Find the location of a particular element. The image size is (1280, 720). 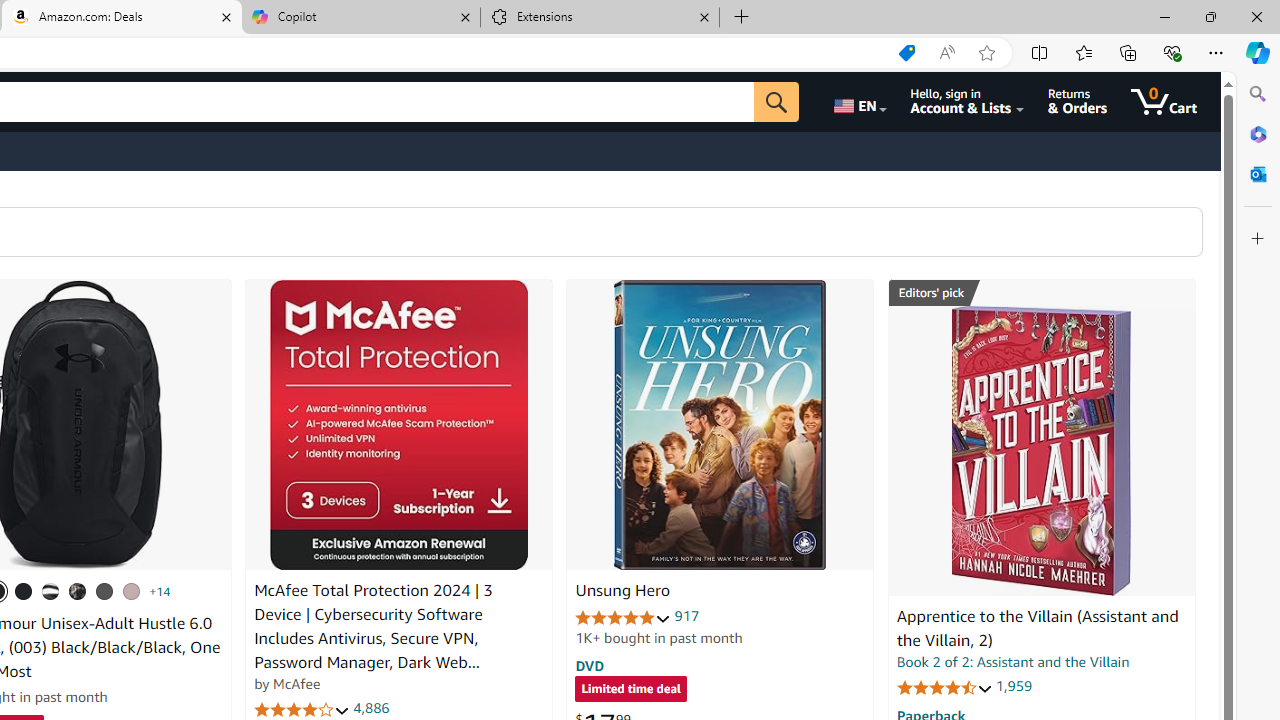

'(002) Black / Black / White' is located at coordinates (51, 590).